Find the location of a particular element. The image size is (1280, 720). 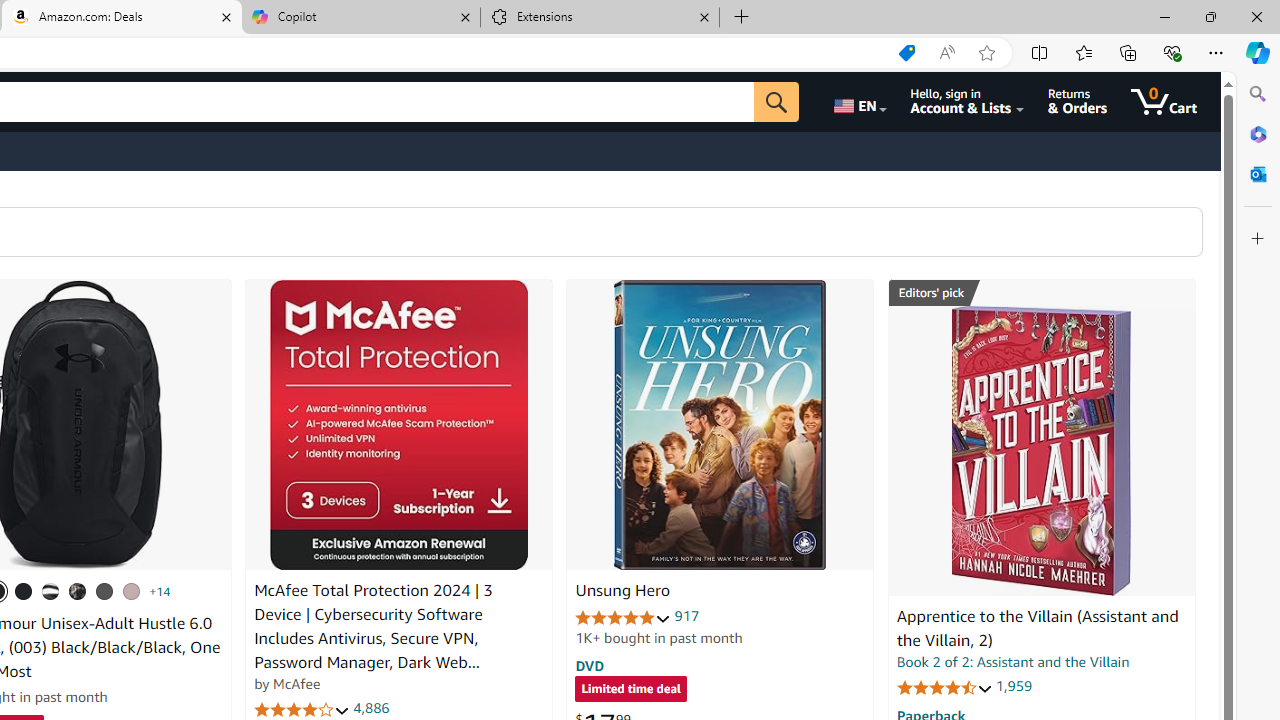

'(002) Black / Black / White' is located at coordinates (51, 590).